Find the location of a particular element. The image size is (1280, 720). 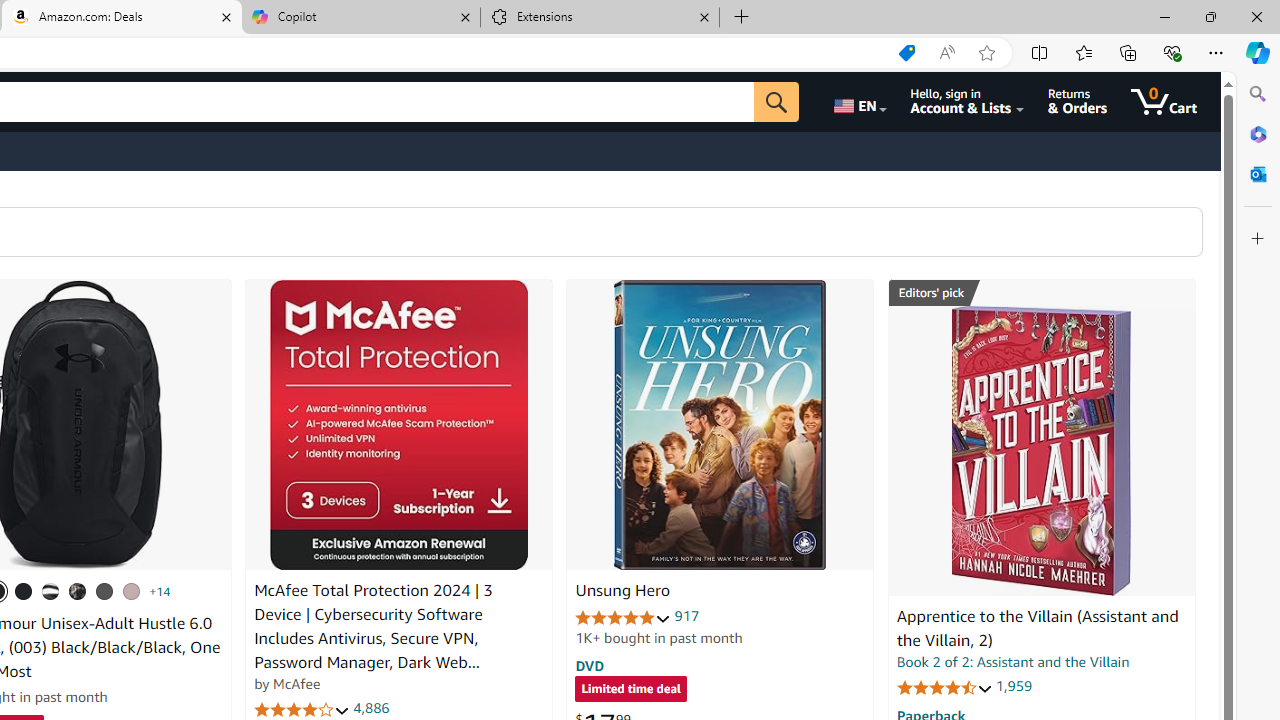

'(002) Black / Black / White' is located at coordinates (51, 590).